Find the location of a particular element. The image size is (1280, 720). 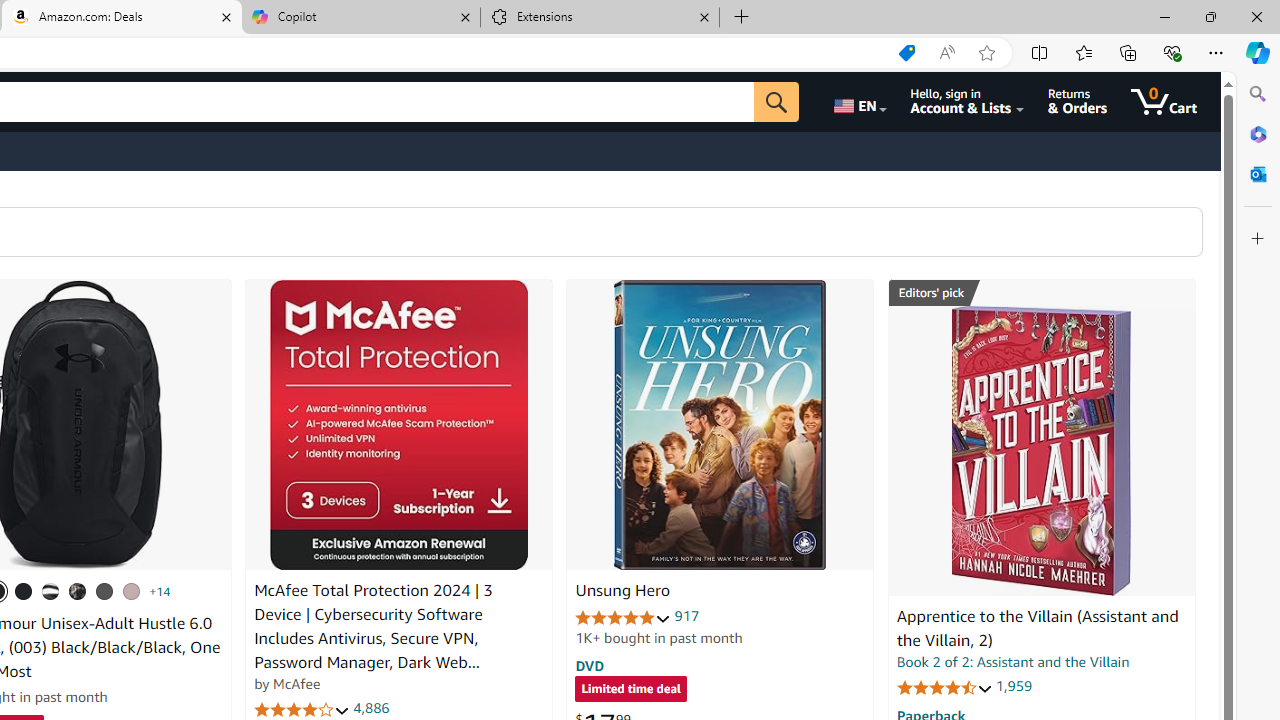

'(002) Black / Black / White' is located at coordinates (51, 590).